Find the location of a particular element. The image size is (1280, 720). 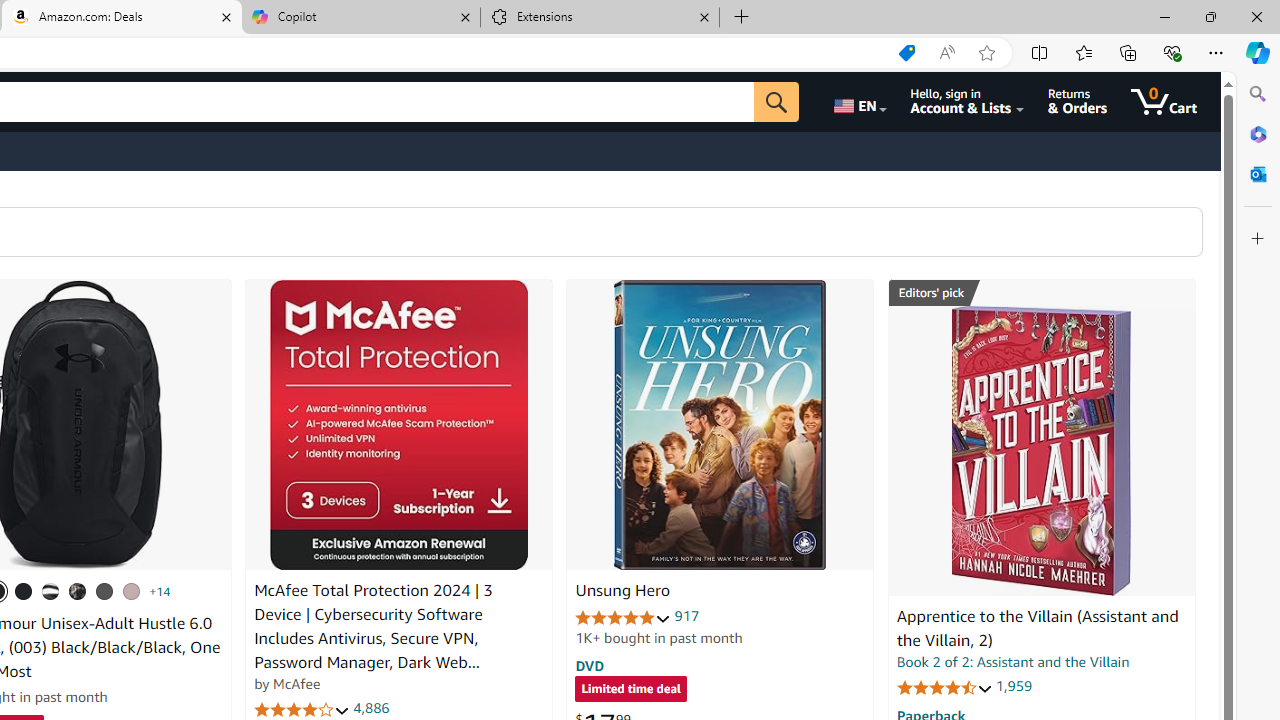

'(002) Black / Black / White' is located at coordinates (51, 590).